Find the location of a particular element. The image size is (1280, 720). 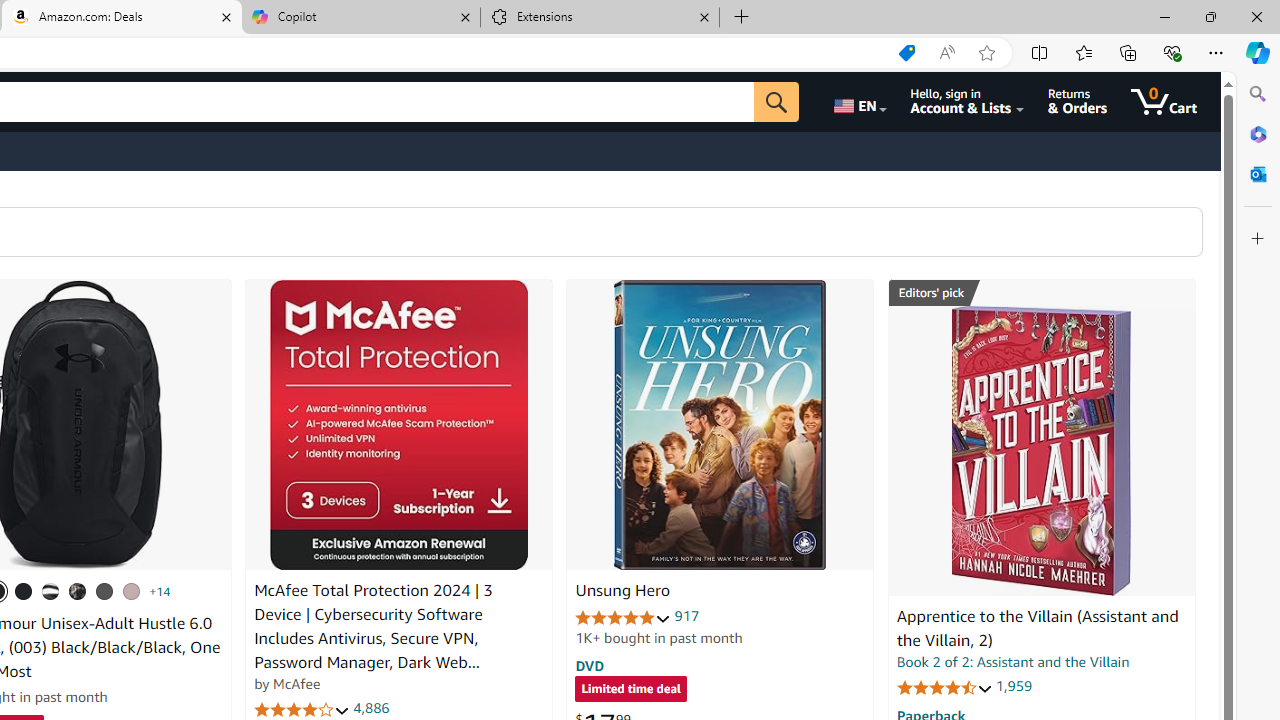

'(002) Black / Black / White' is located at coordinates (51, 590).